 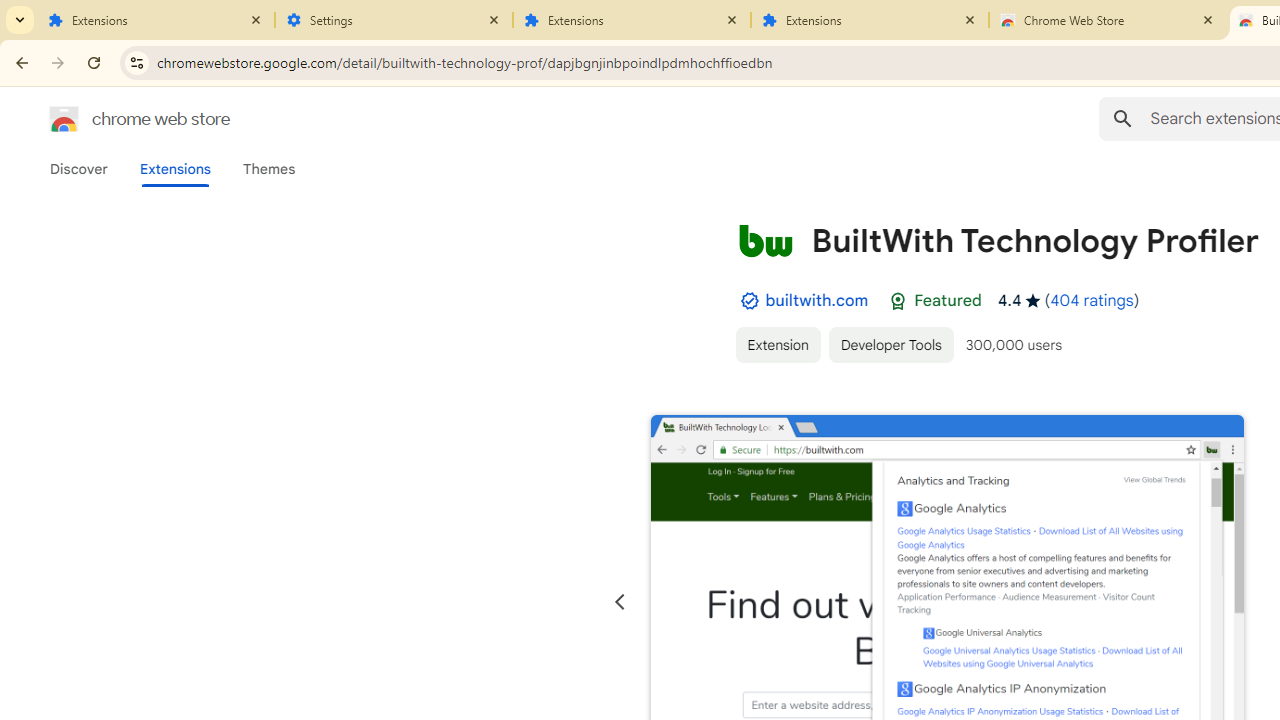 What do you see at coordinates (118, 119) in the screenshot?
I see `'Chrome Web Store logo chrome web store'` at bounding box center [118, 119].